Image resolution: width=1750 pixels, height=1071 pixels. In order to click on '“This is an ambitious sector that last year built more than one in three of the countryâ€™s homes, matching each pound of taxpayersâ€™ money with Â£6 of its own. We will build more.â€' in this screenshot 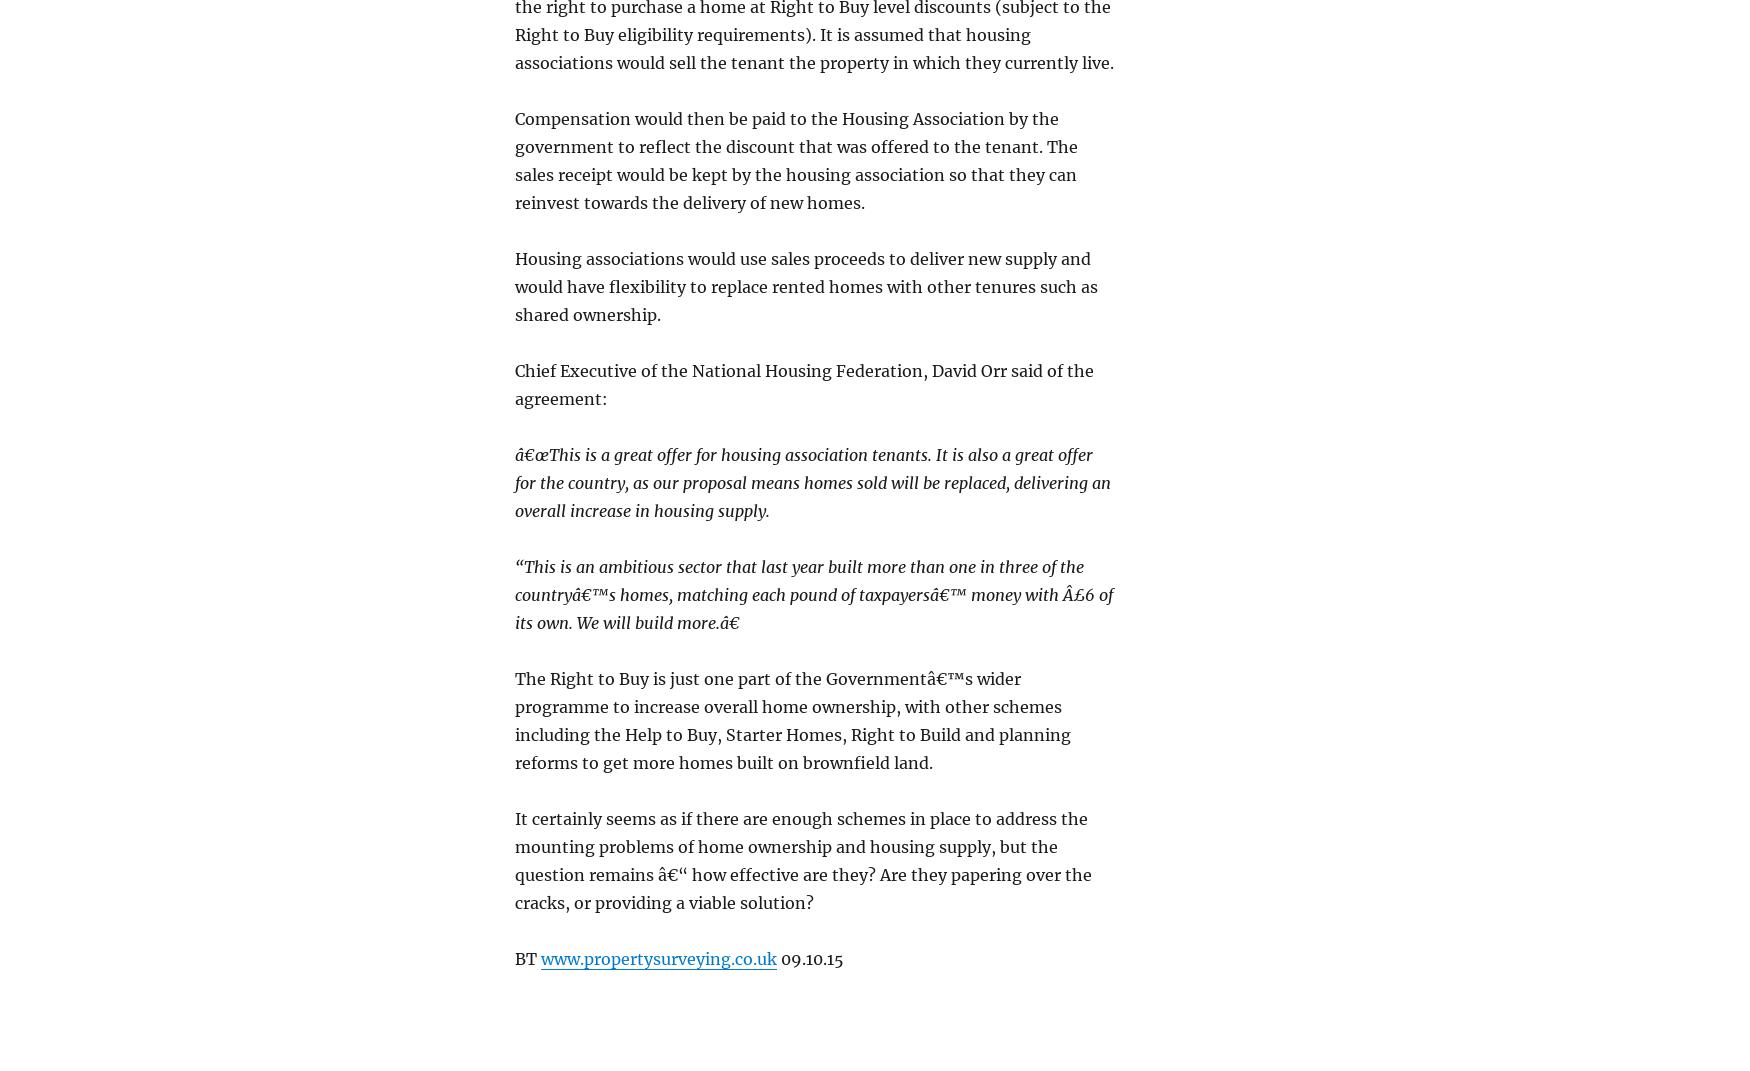, I will do `click(812, 593)`.